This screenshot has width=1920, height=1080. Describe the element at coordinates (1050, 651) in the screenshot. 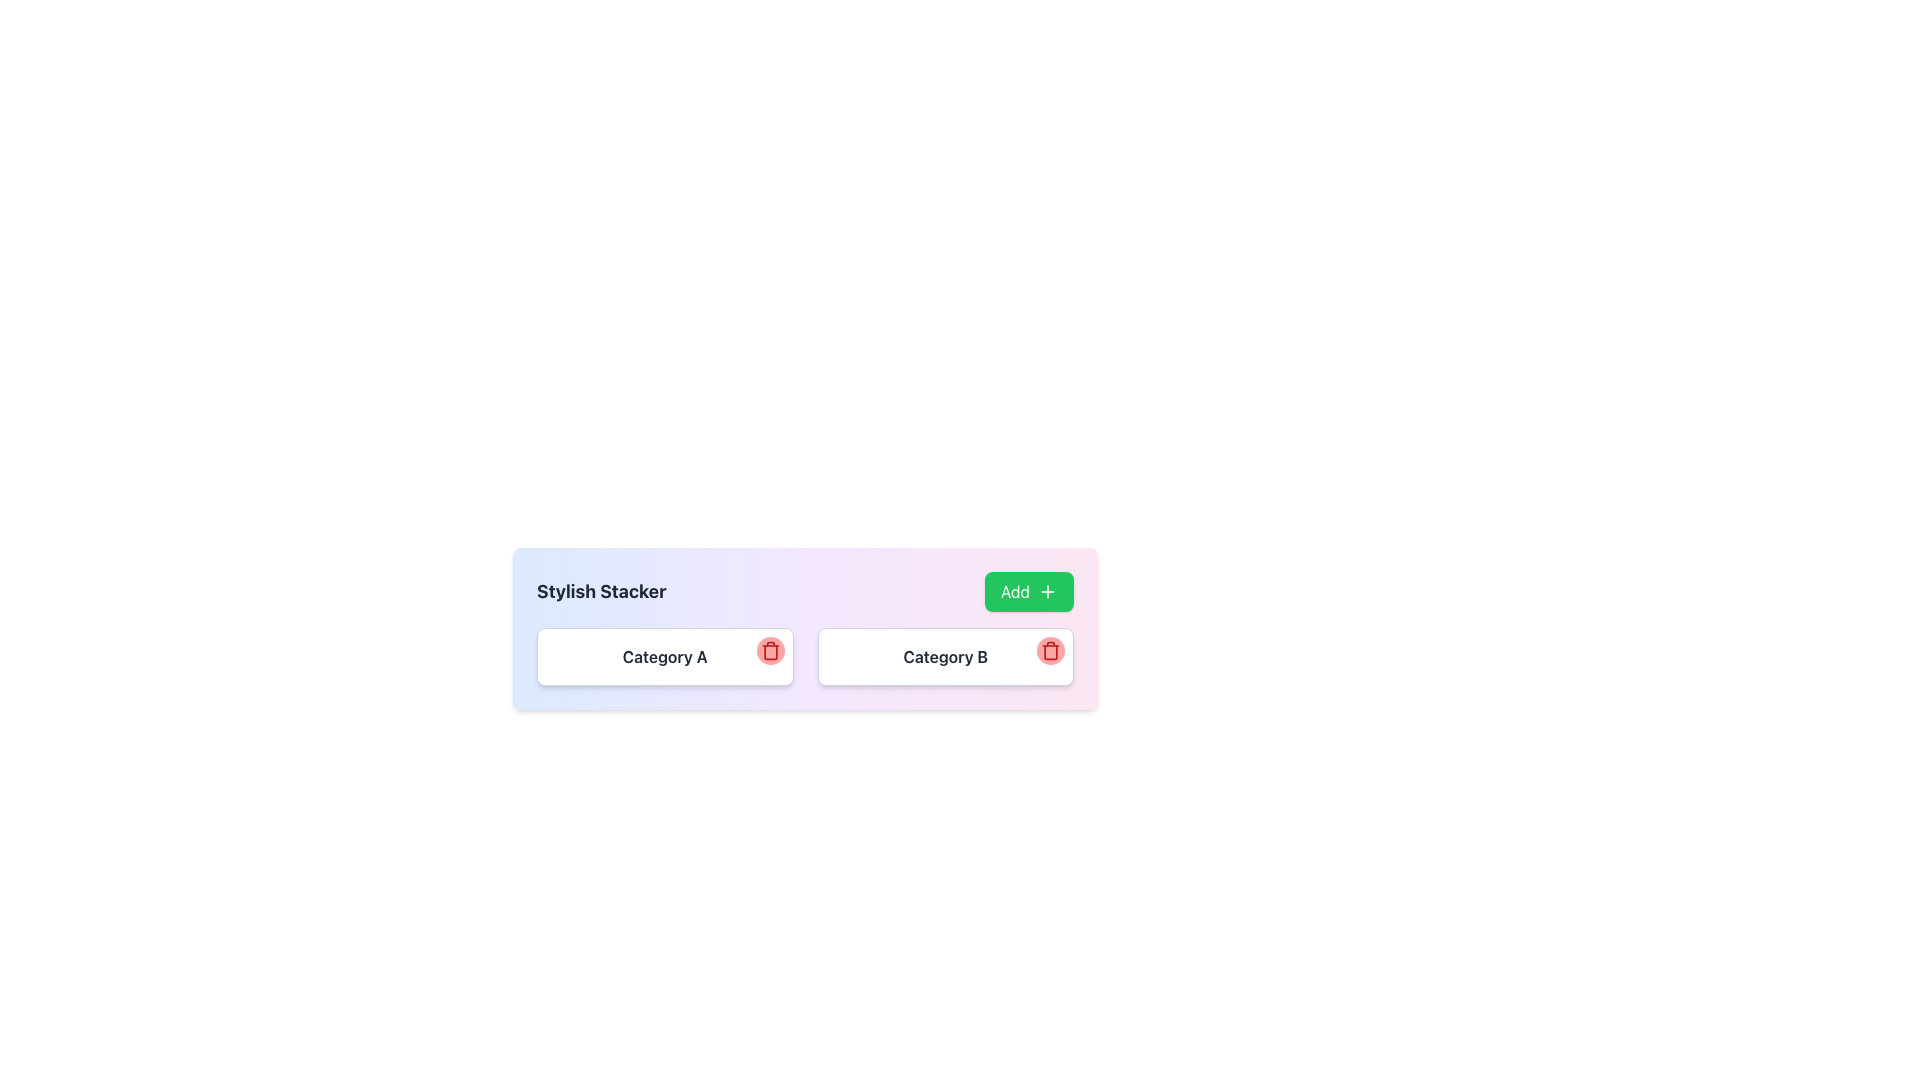

I see `the delete icon button with a red background located to the far right of the 'Category B' label` at that location.